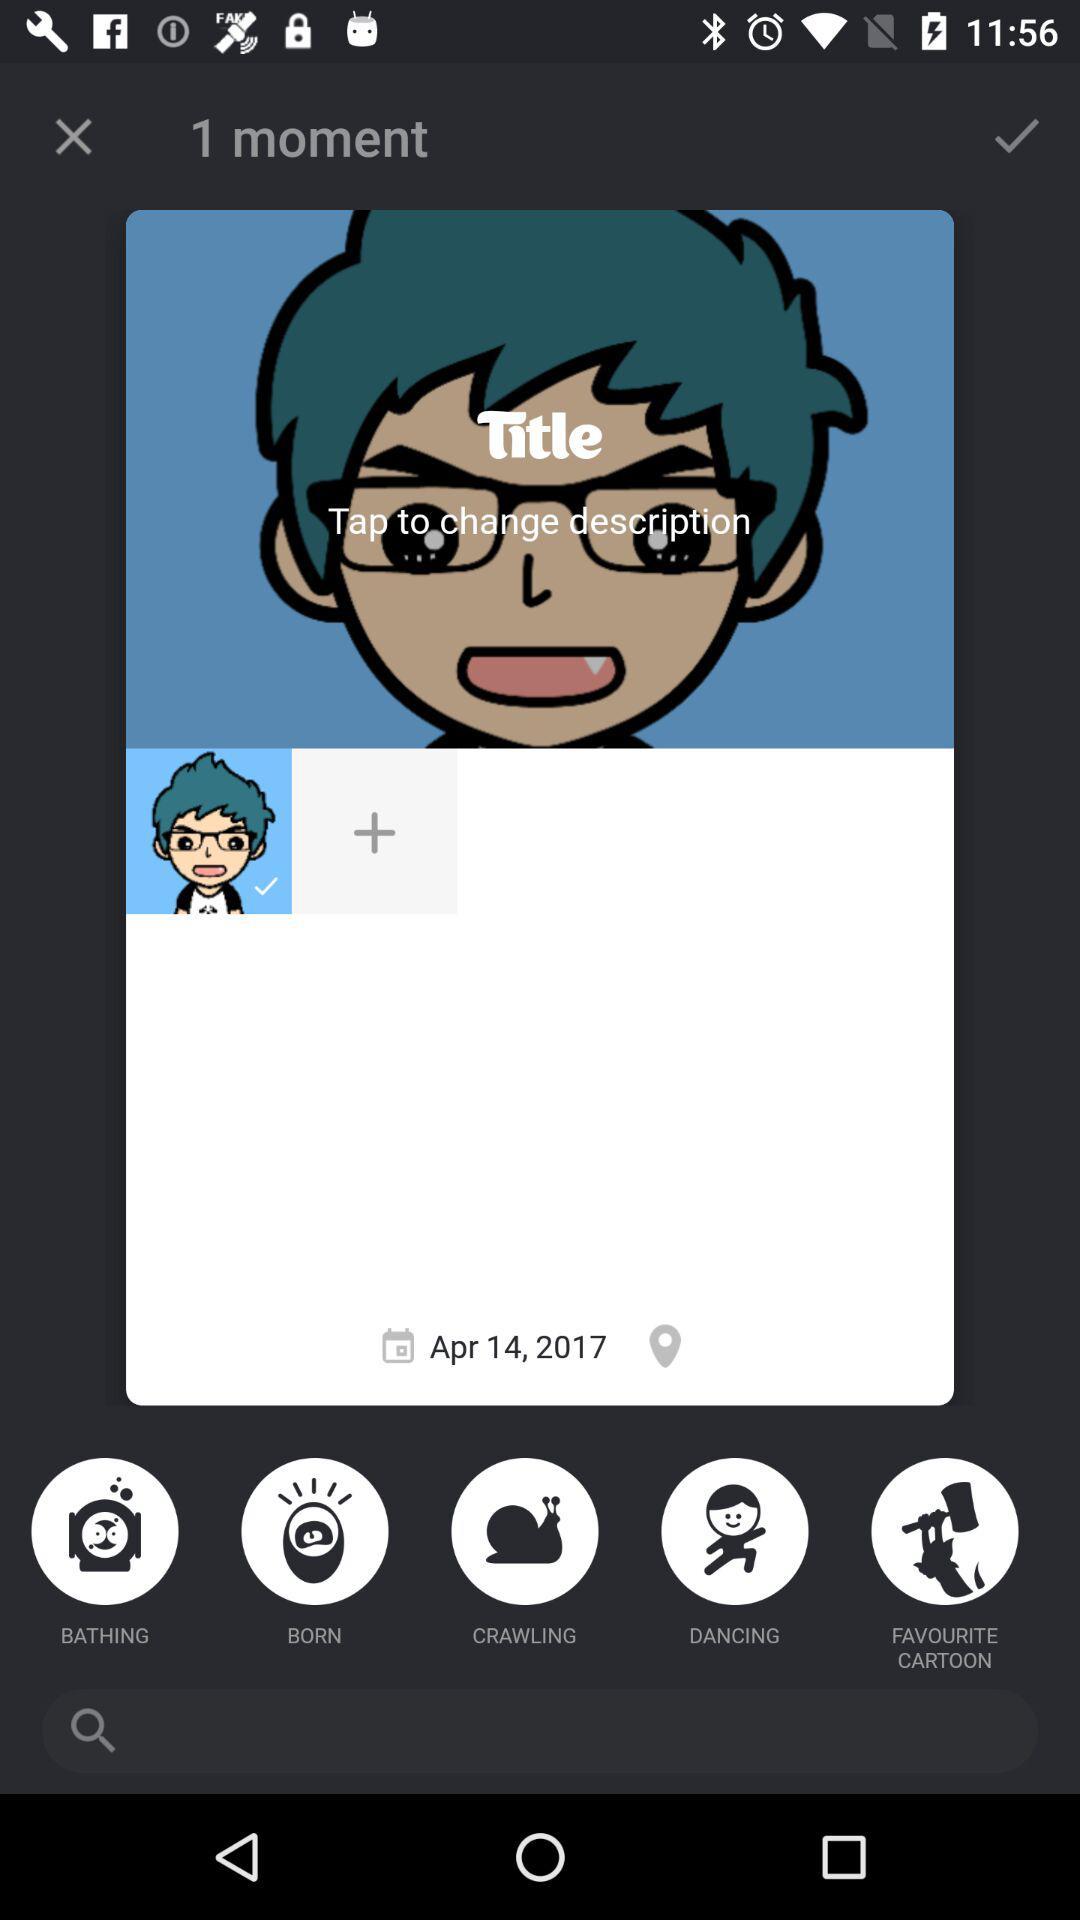 The width and height of the screenshot is (1080, 1920). Describe the element at coordinates (538, 434) in the screenshot. I see `change title` at that location.